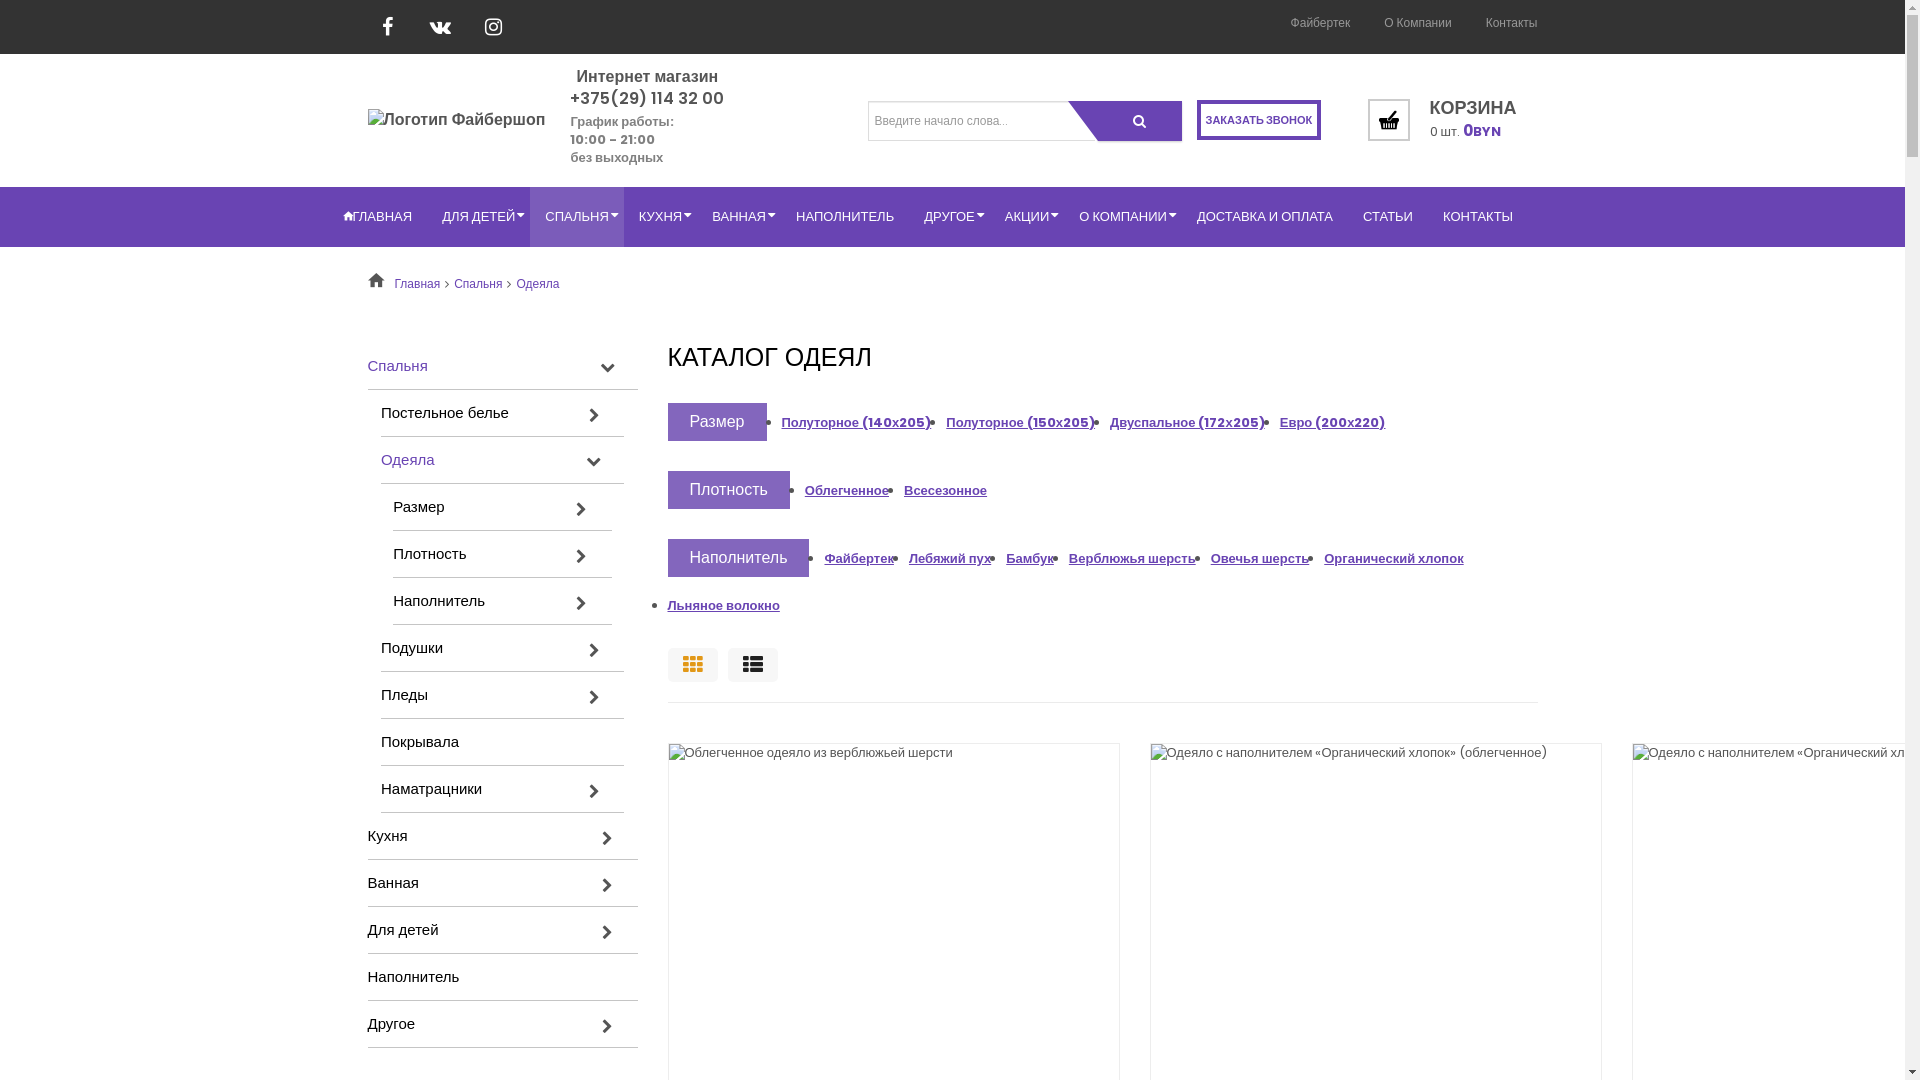 The height and width of the screenshot is (1080, 1920). I want to click on 'Facebook', so click(388, 27).